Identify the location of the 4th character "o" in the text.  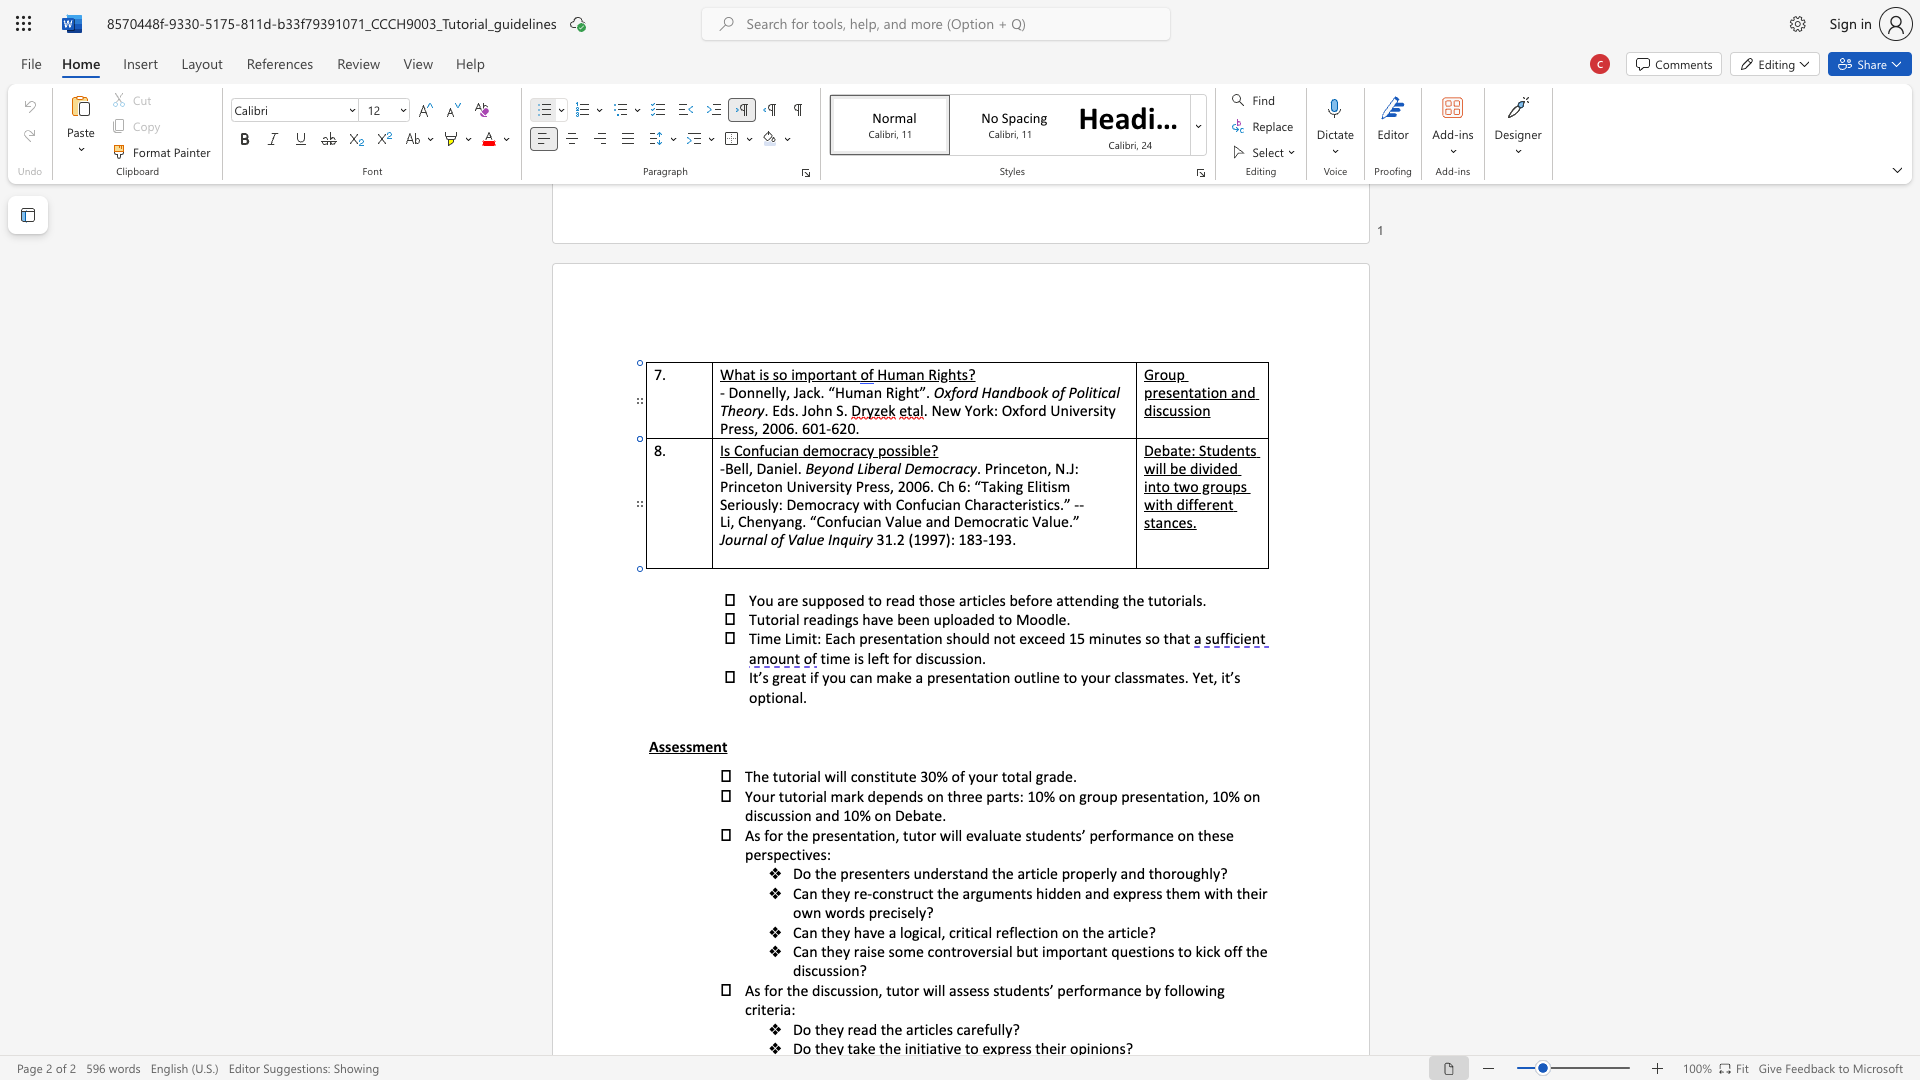
(1180, 872).